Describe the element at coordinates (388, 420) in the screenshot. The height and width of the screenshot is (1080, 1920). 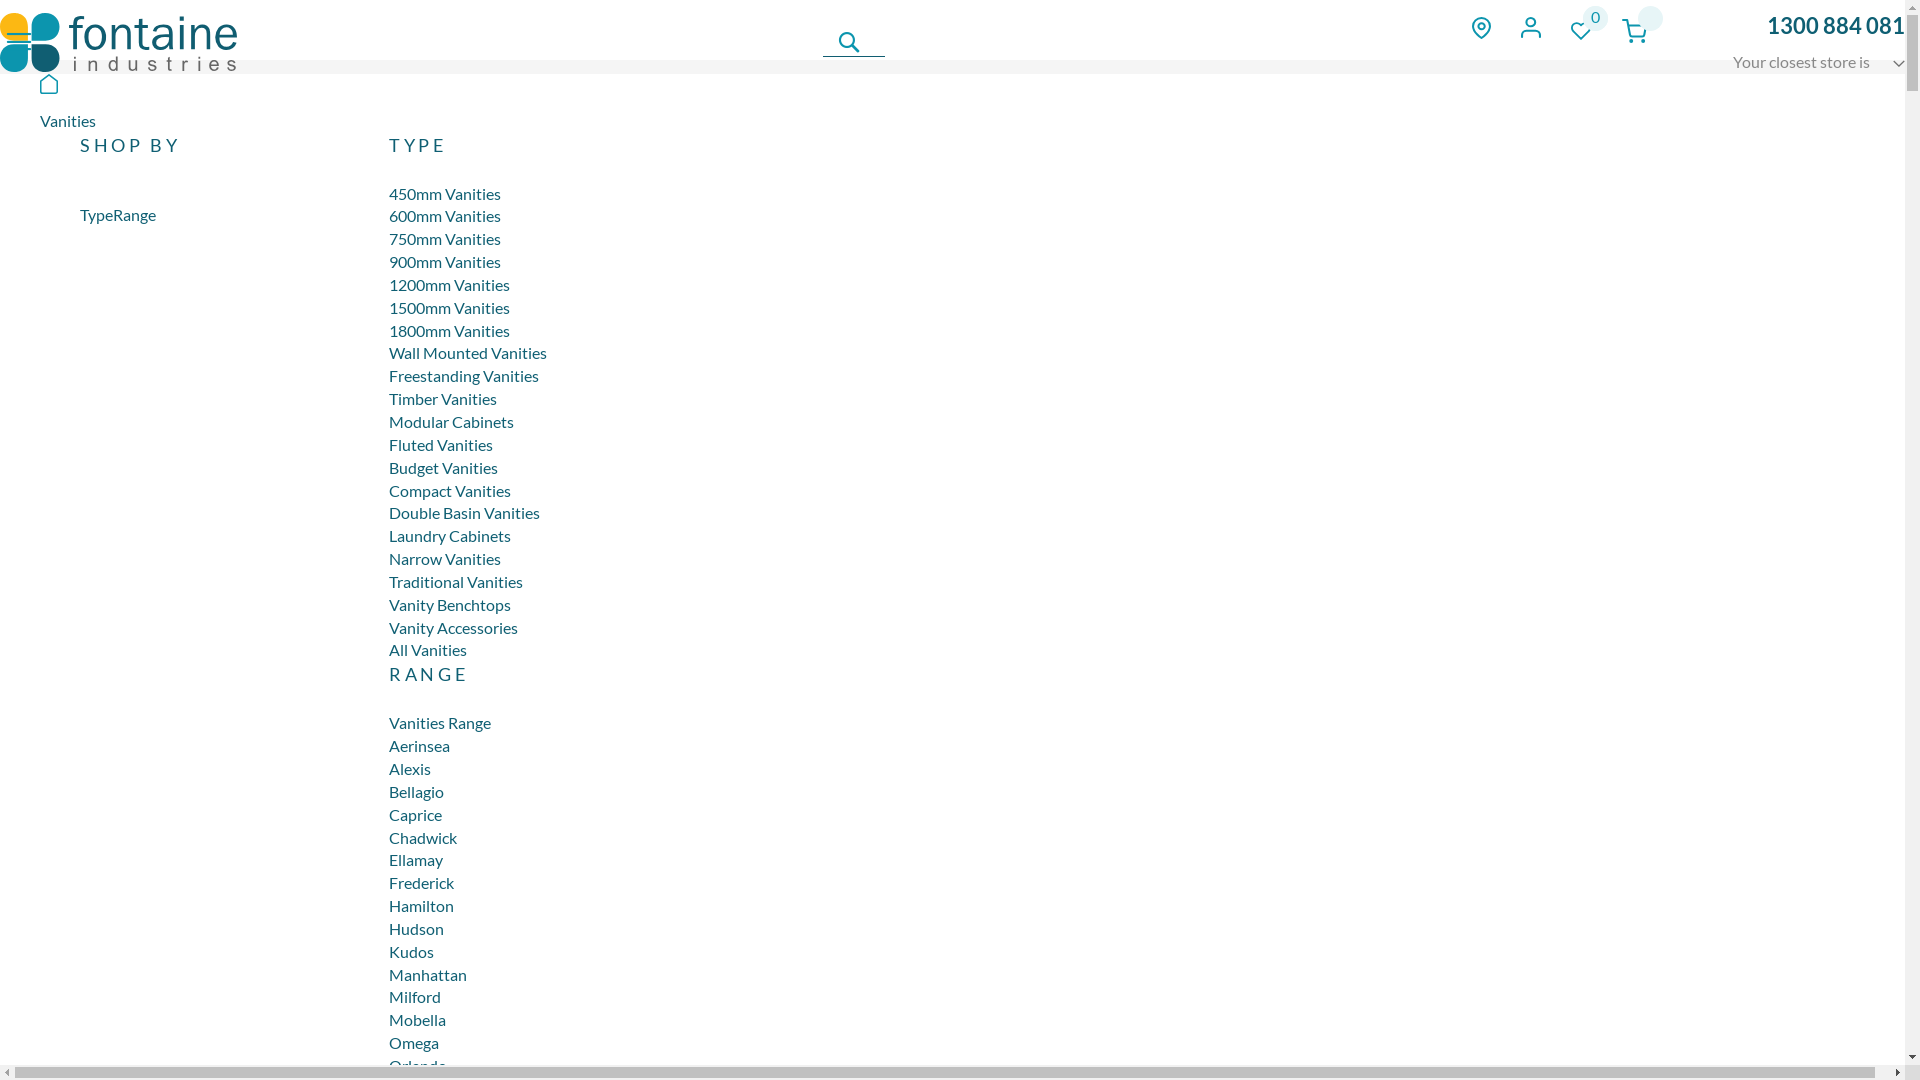
I see `'Modular Cabinets'` at that location.